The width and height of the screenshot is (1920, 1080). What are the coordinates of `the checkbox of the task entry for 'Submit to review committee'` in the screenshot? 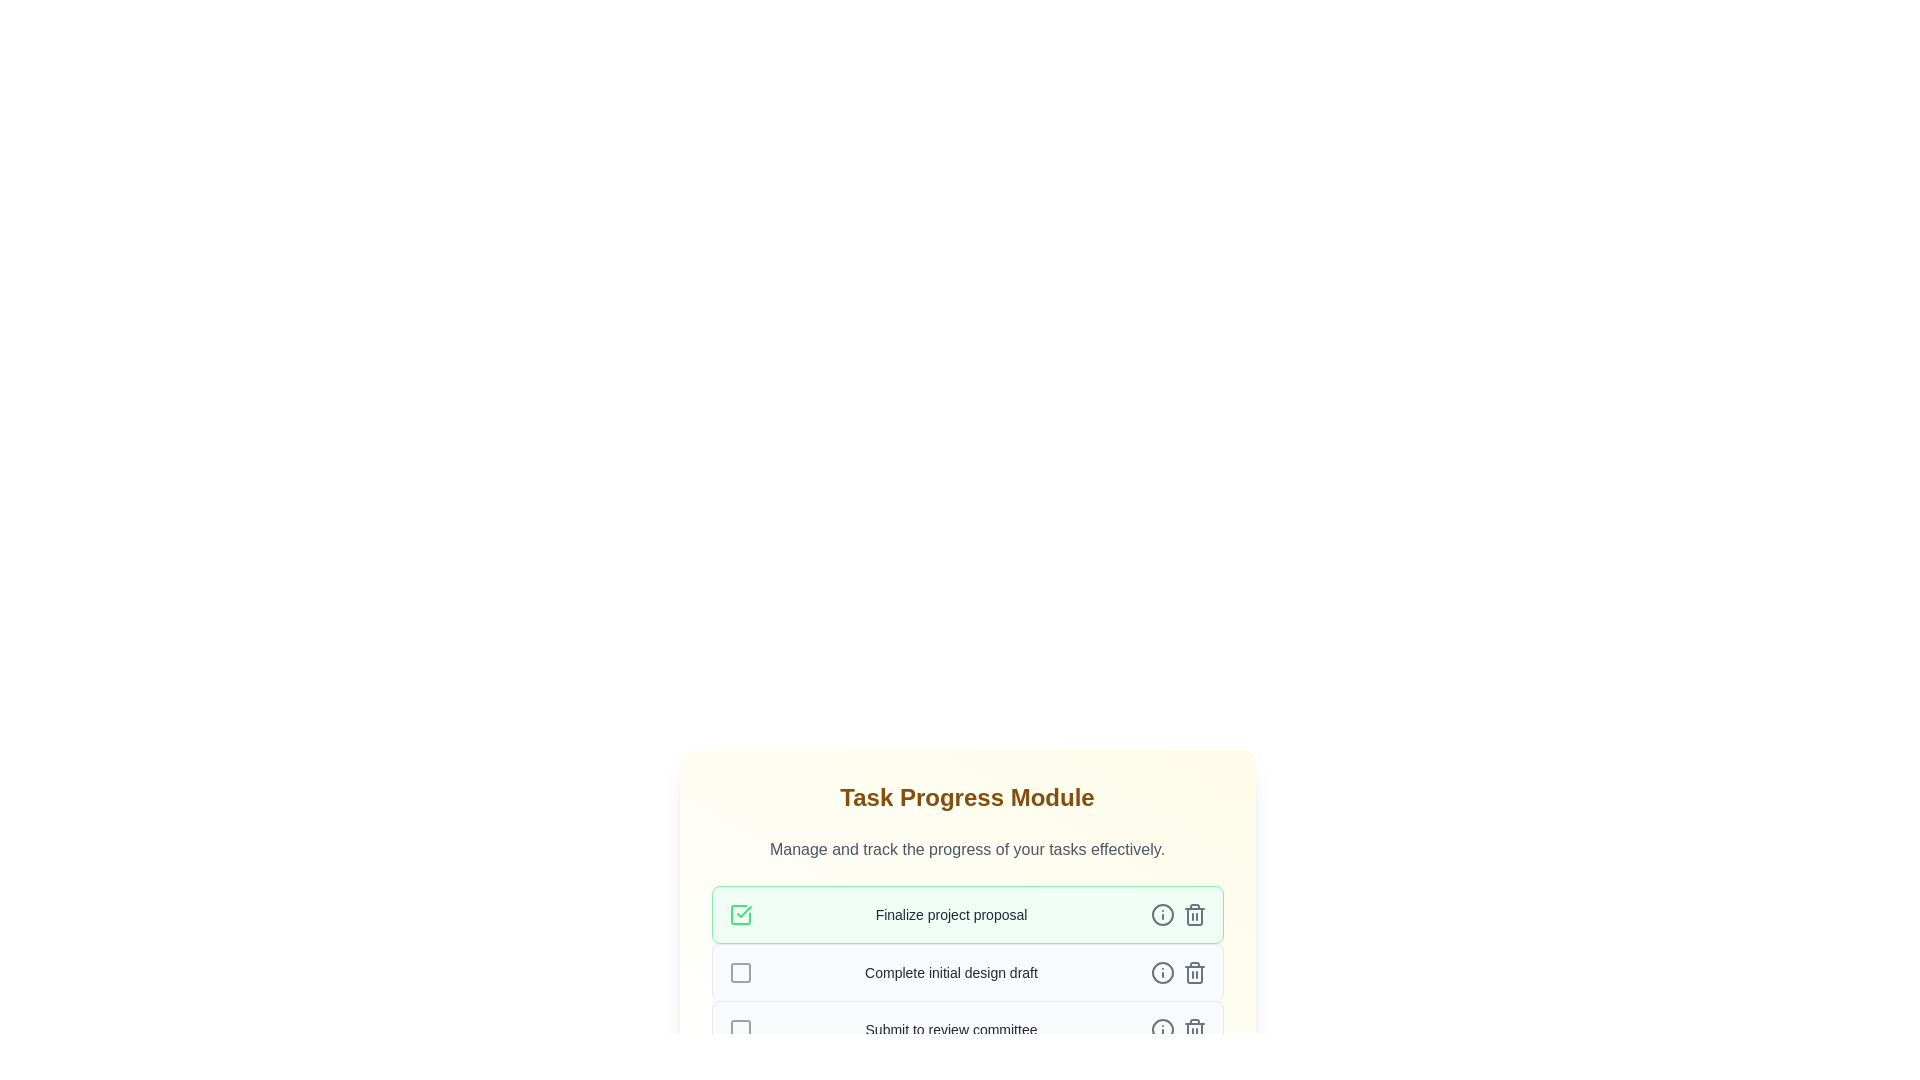 It's located at (967, 1029).